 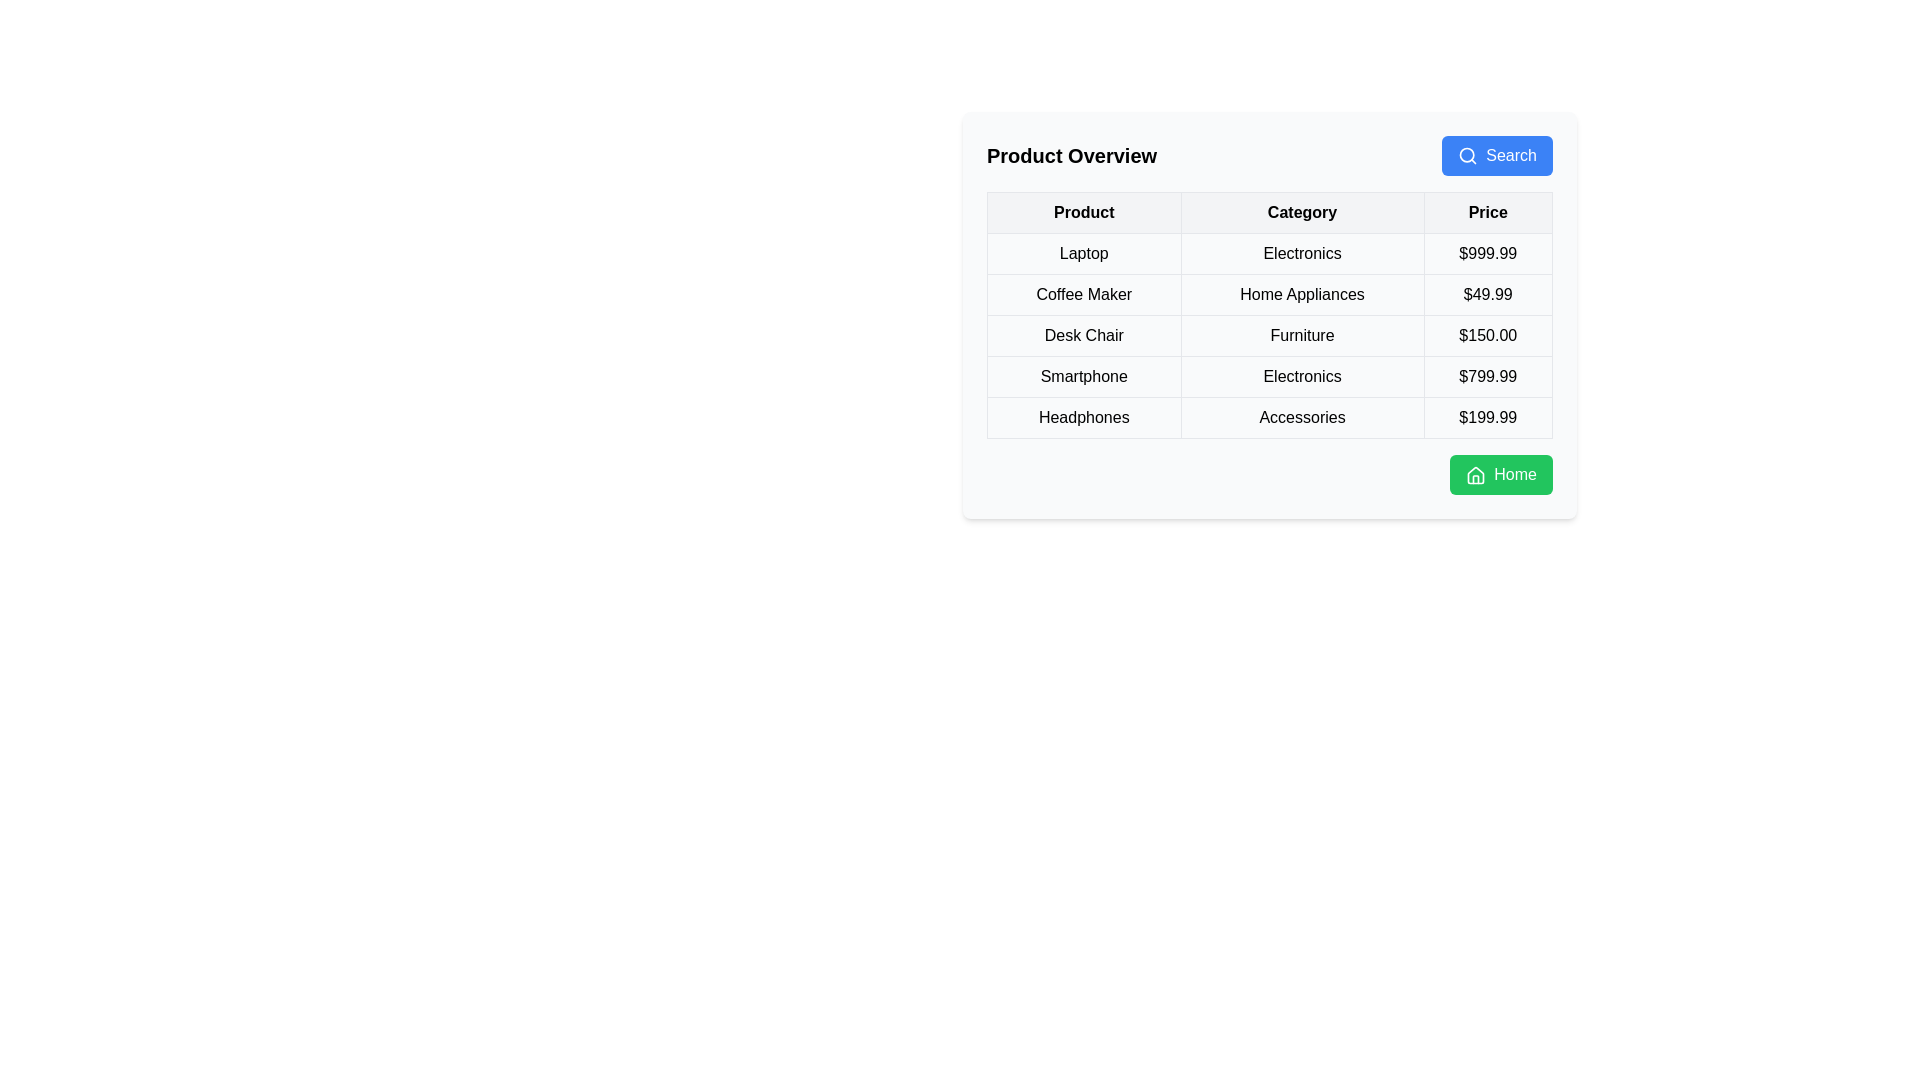 I want to click on the text label categorizing 'Coffee Maker' in the 'Category' column of the product table, so click(x=1302, y=294).